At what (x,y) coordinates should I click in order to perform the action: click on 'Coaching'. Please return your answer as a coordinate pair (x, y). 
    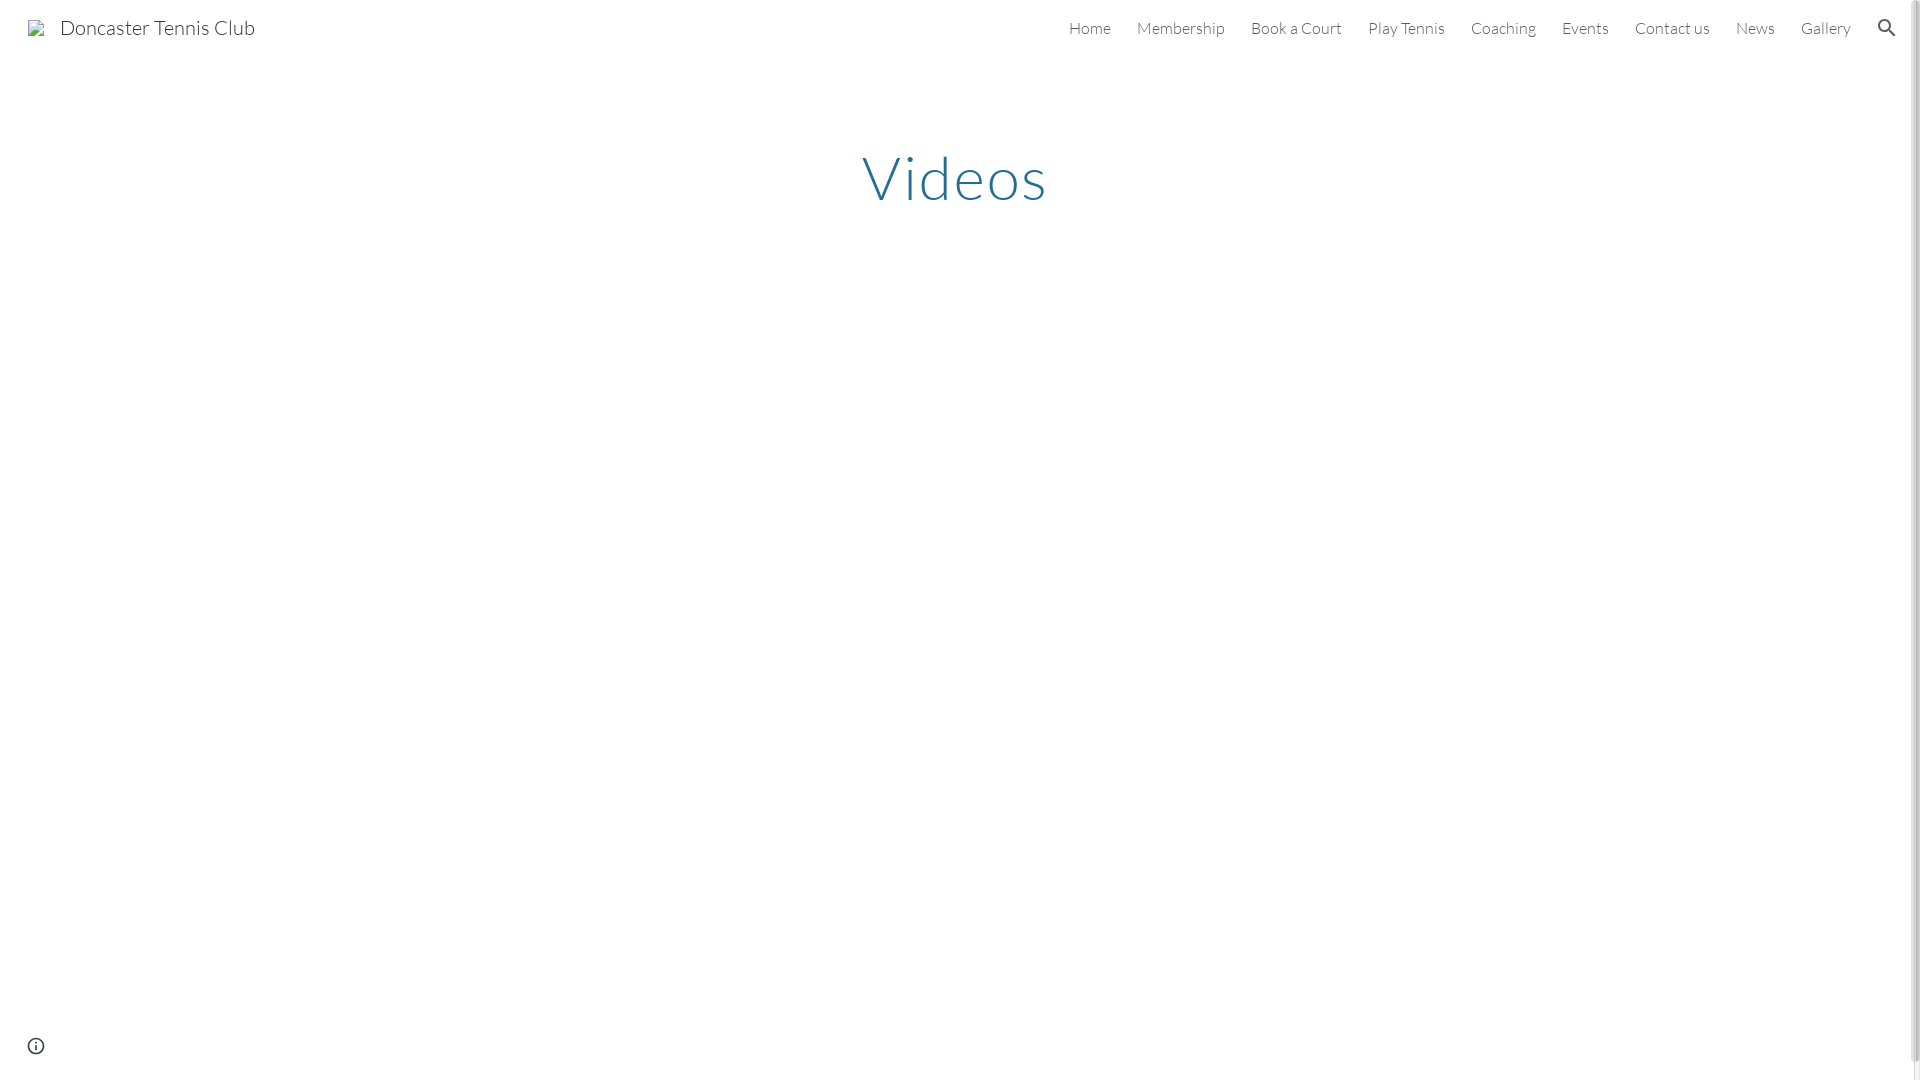
    Looking at the image, I should click on (1503, 27).